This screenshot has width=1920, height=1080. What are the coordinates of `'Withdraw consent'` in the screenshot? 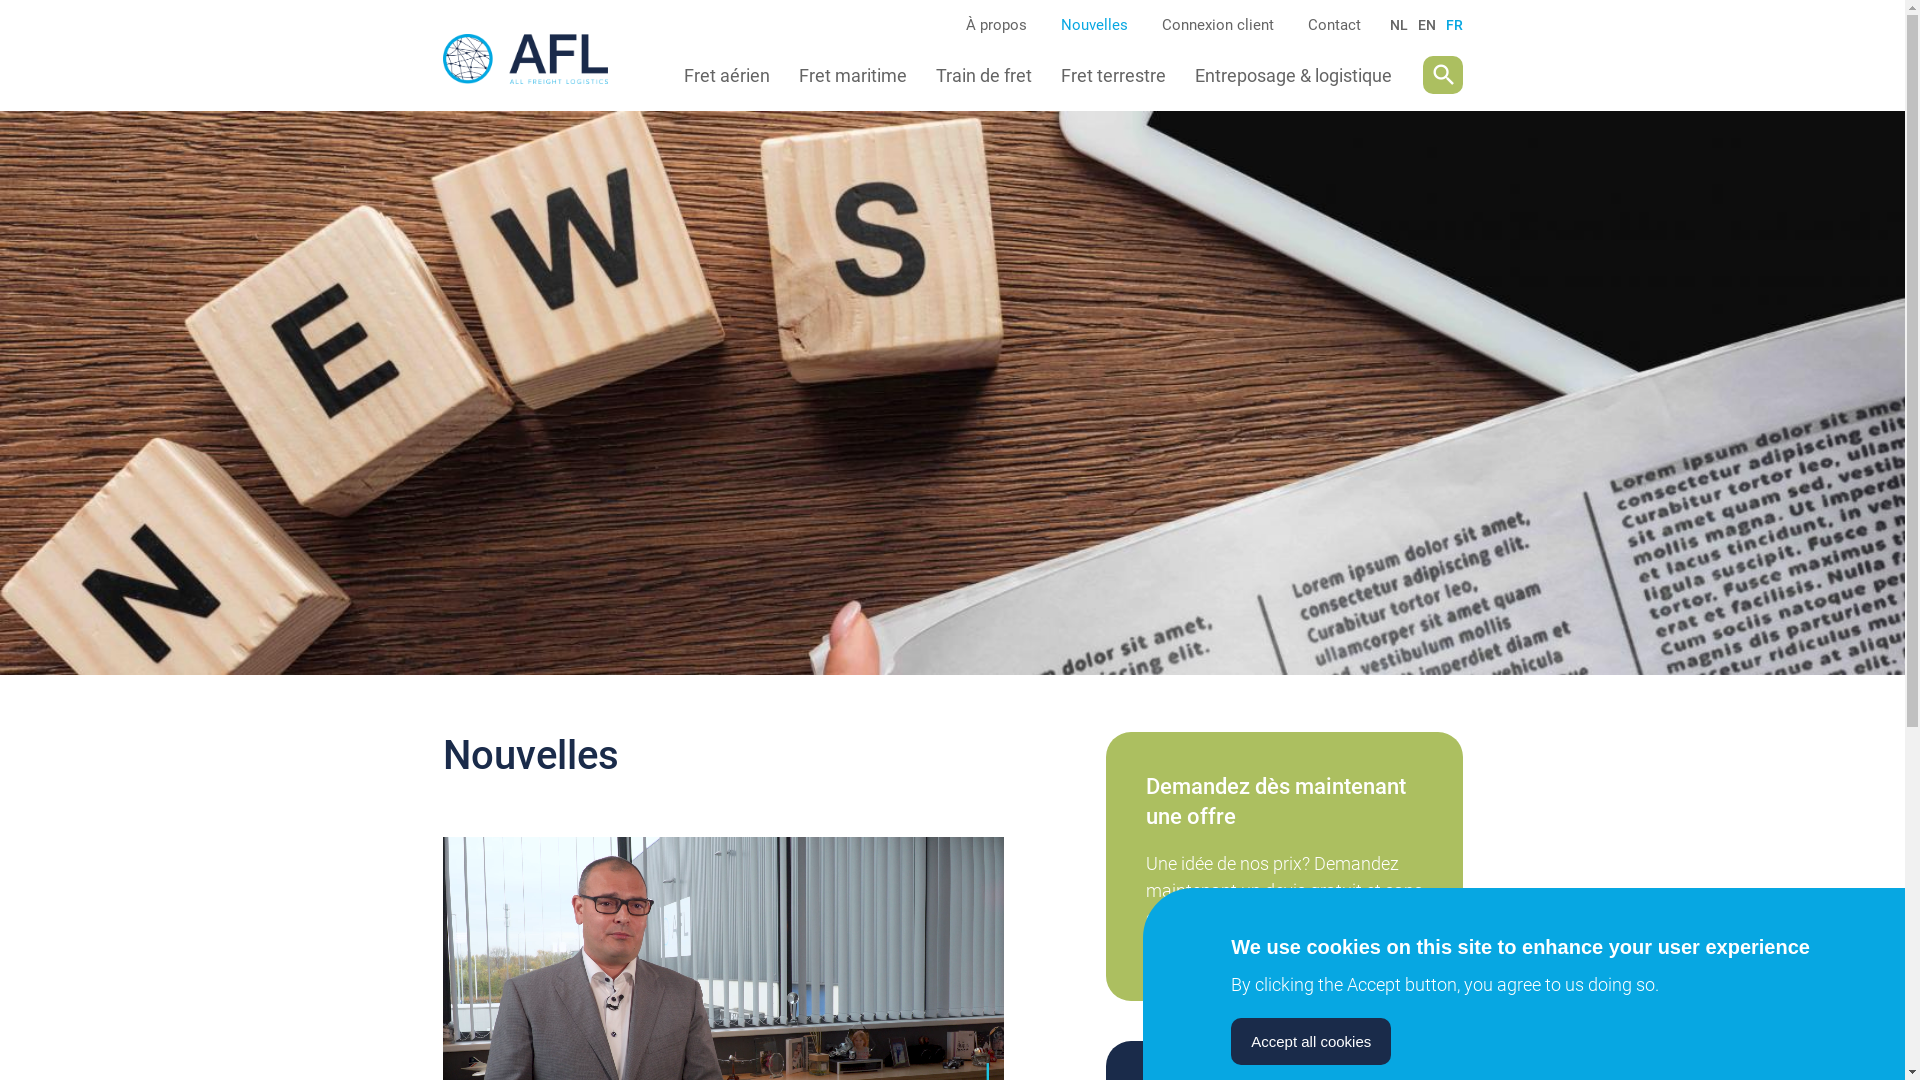 It's located at (1470, 1028).